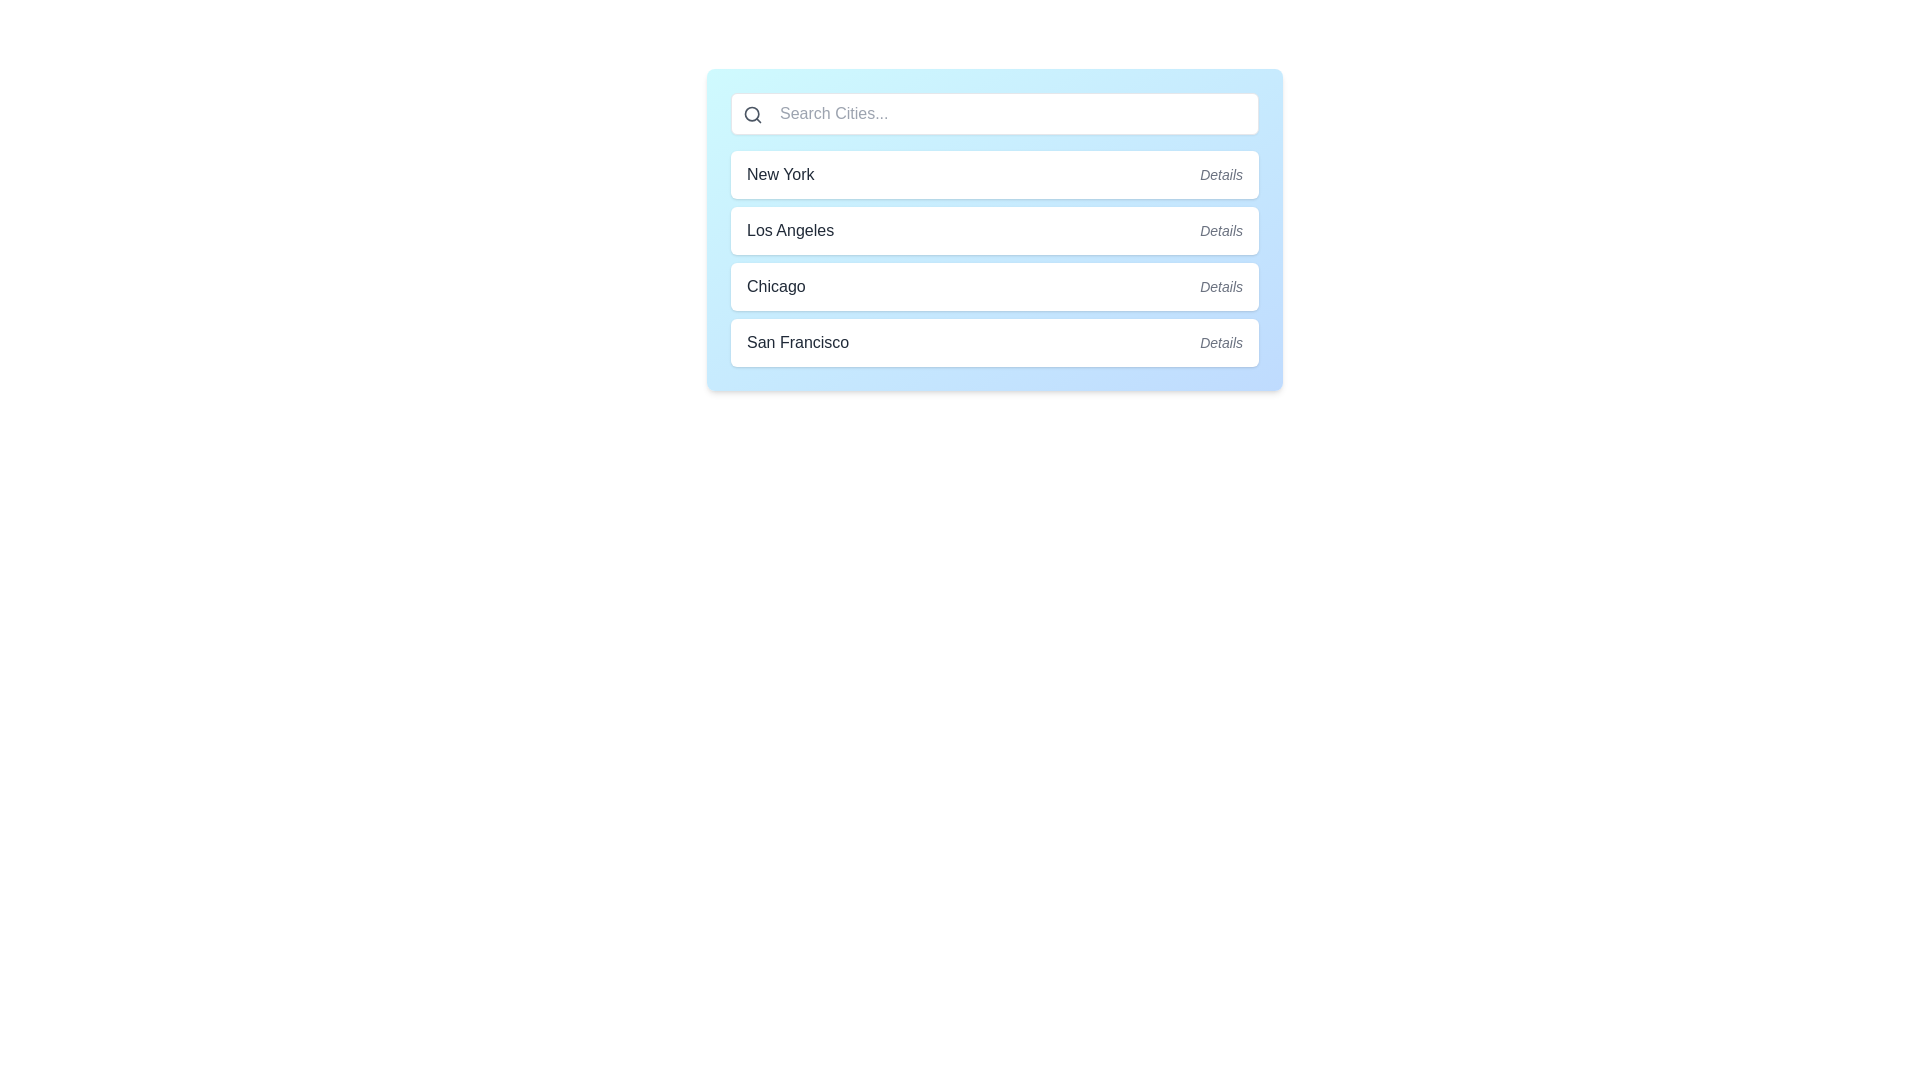 The height and width of the screenshot is (1080, 1920). Describe the element at coordinates (994, 257) in the screenshot. I see `to select the 'Los Angeles' entry in the city list, which is the second entry below 'New York' and above 'Chicago'` at that location.